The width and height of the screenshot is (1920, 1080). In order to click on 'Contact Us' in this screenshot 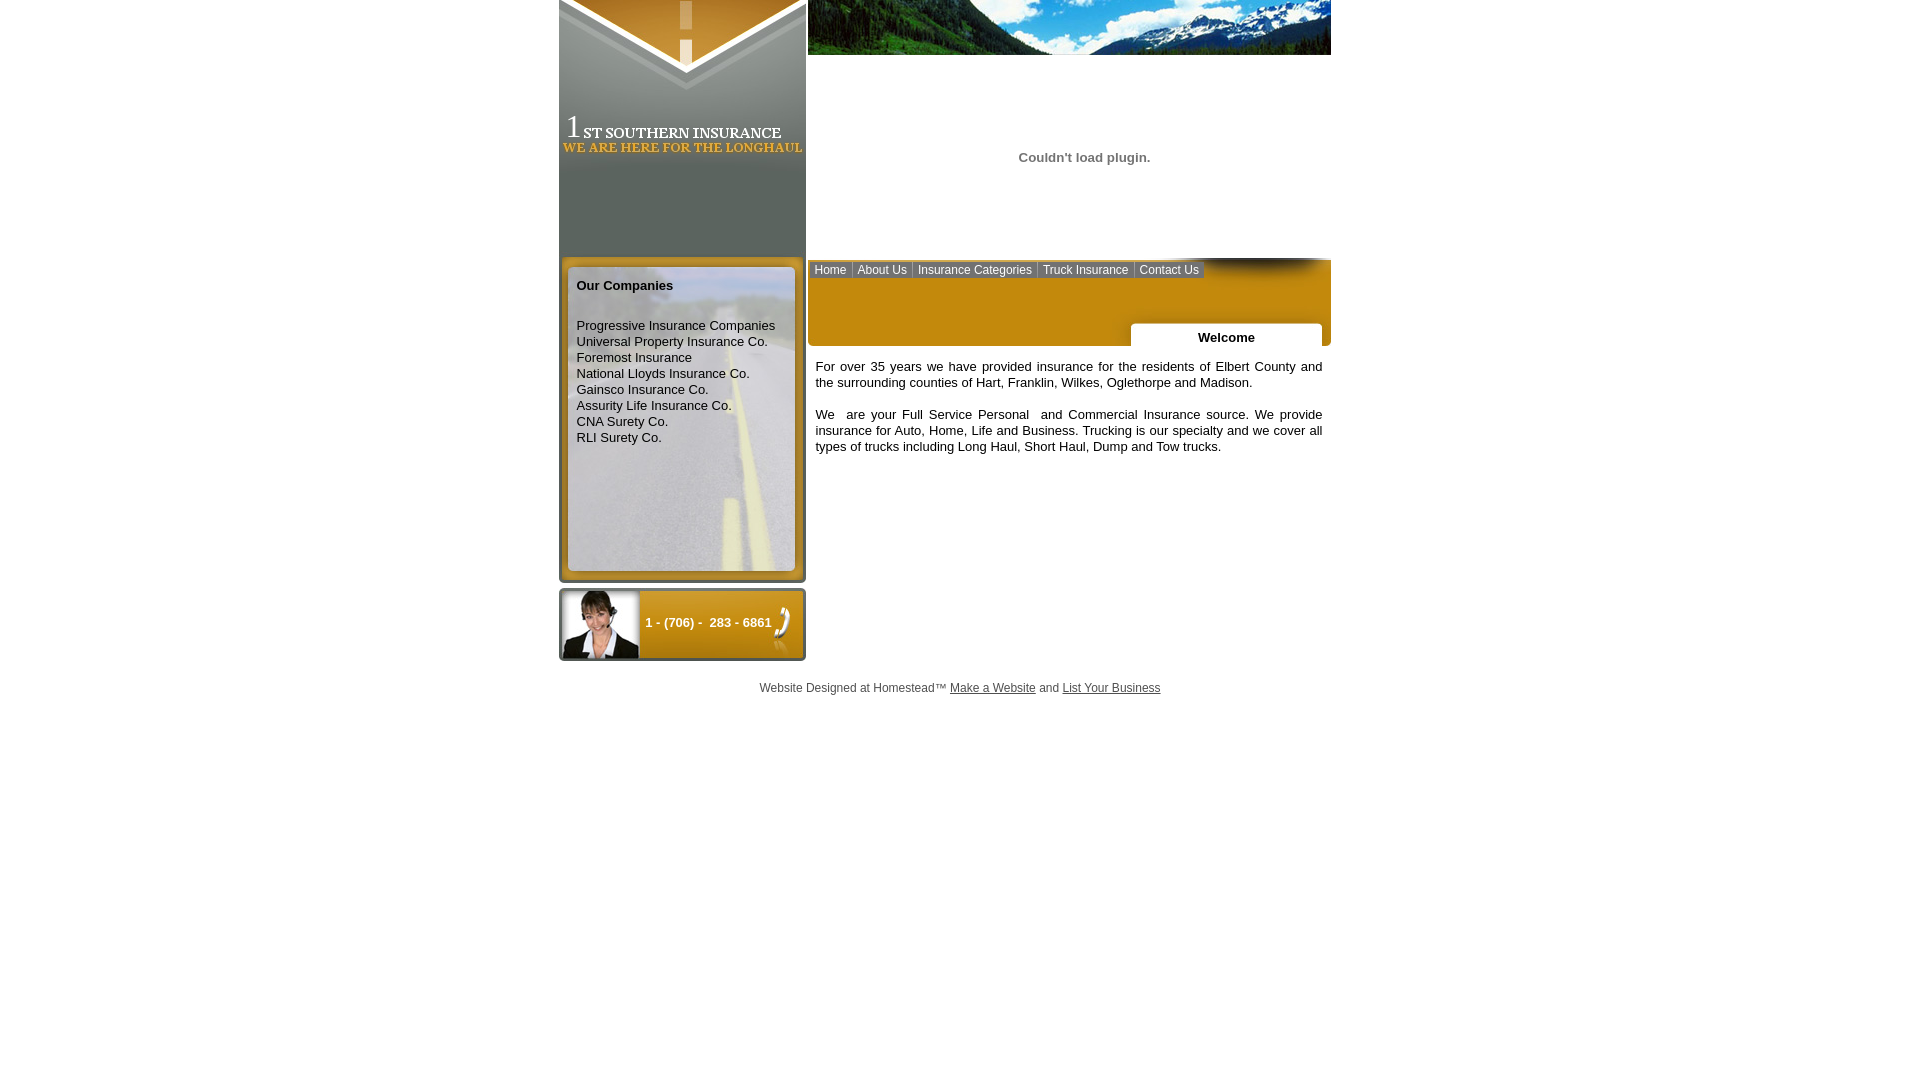, I will do `click(1169, 272)`.